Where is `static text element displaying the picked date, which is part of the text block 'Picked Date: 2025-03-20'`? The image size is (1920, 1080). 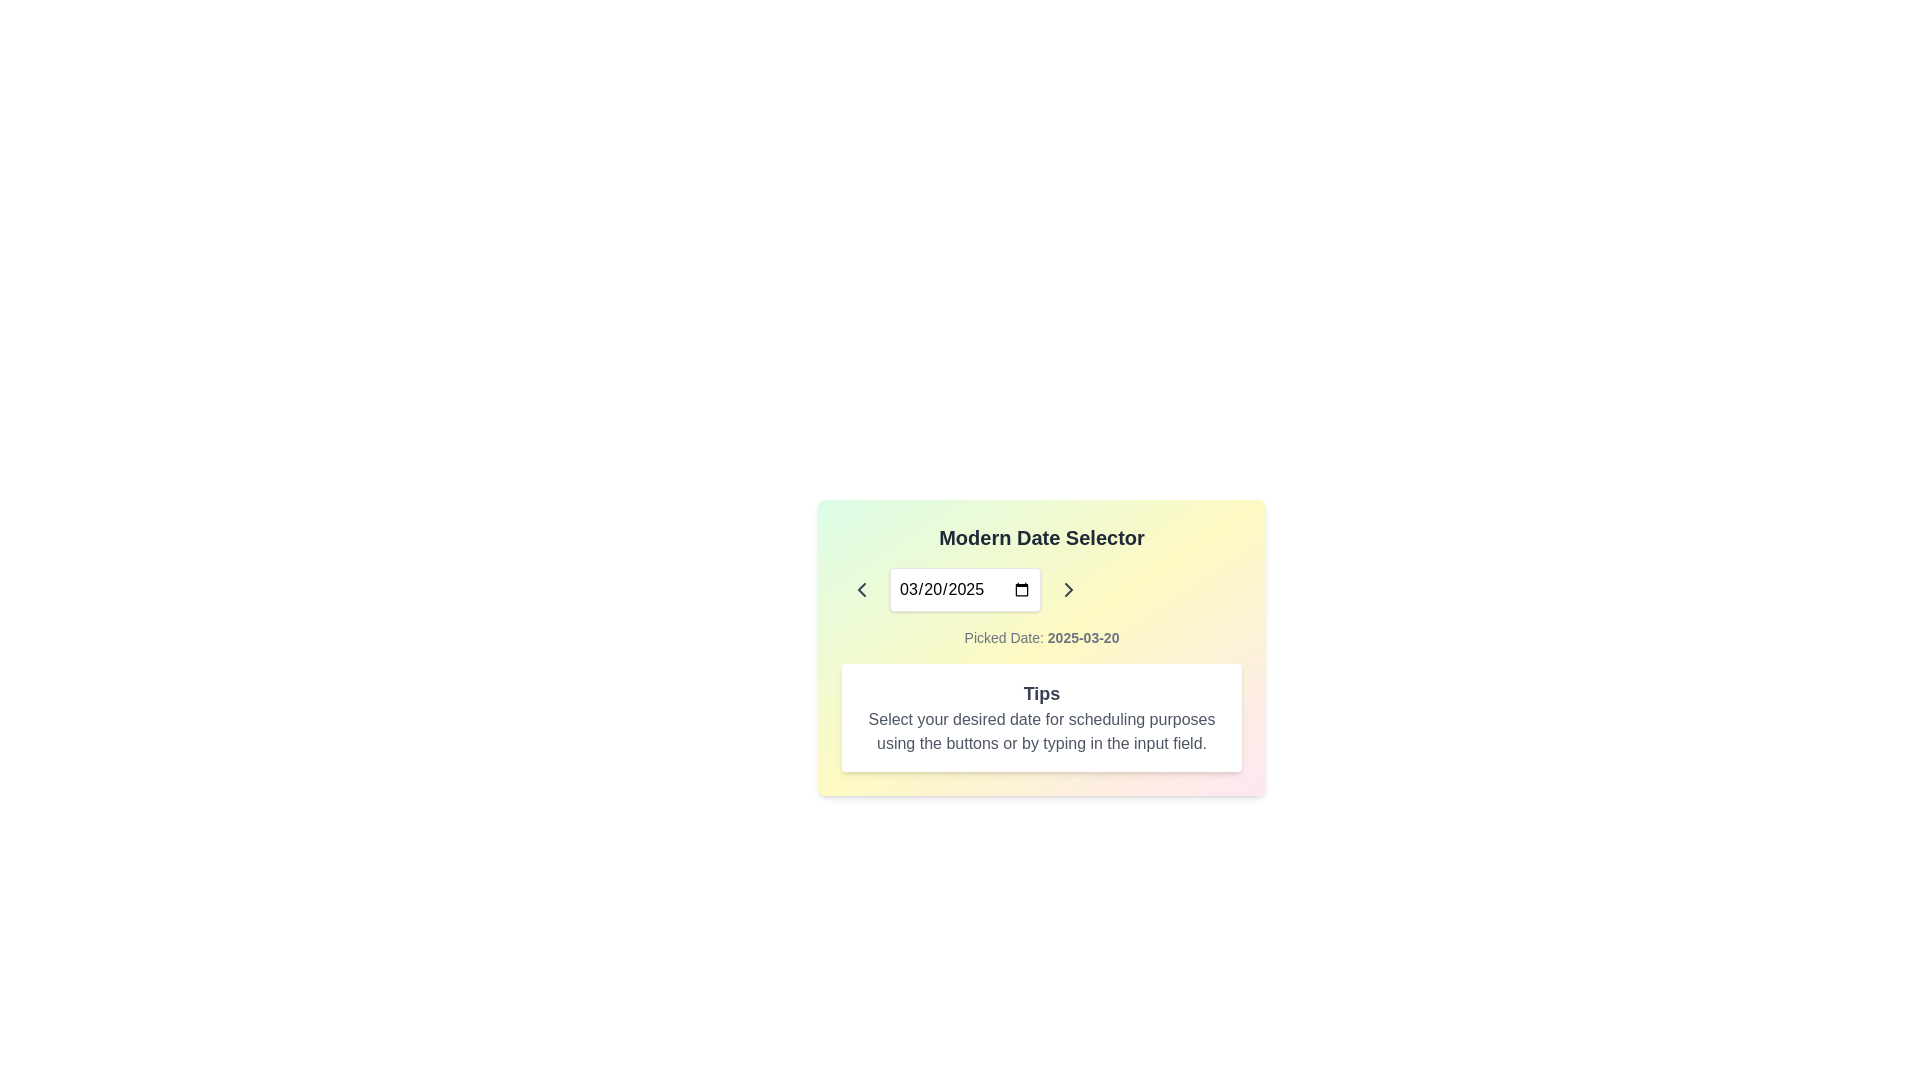
static text element displaying the picked date, which is part of the text block 'Picked Date: 2025-03-20' is located at coordinates (1082, 637).